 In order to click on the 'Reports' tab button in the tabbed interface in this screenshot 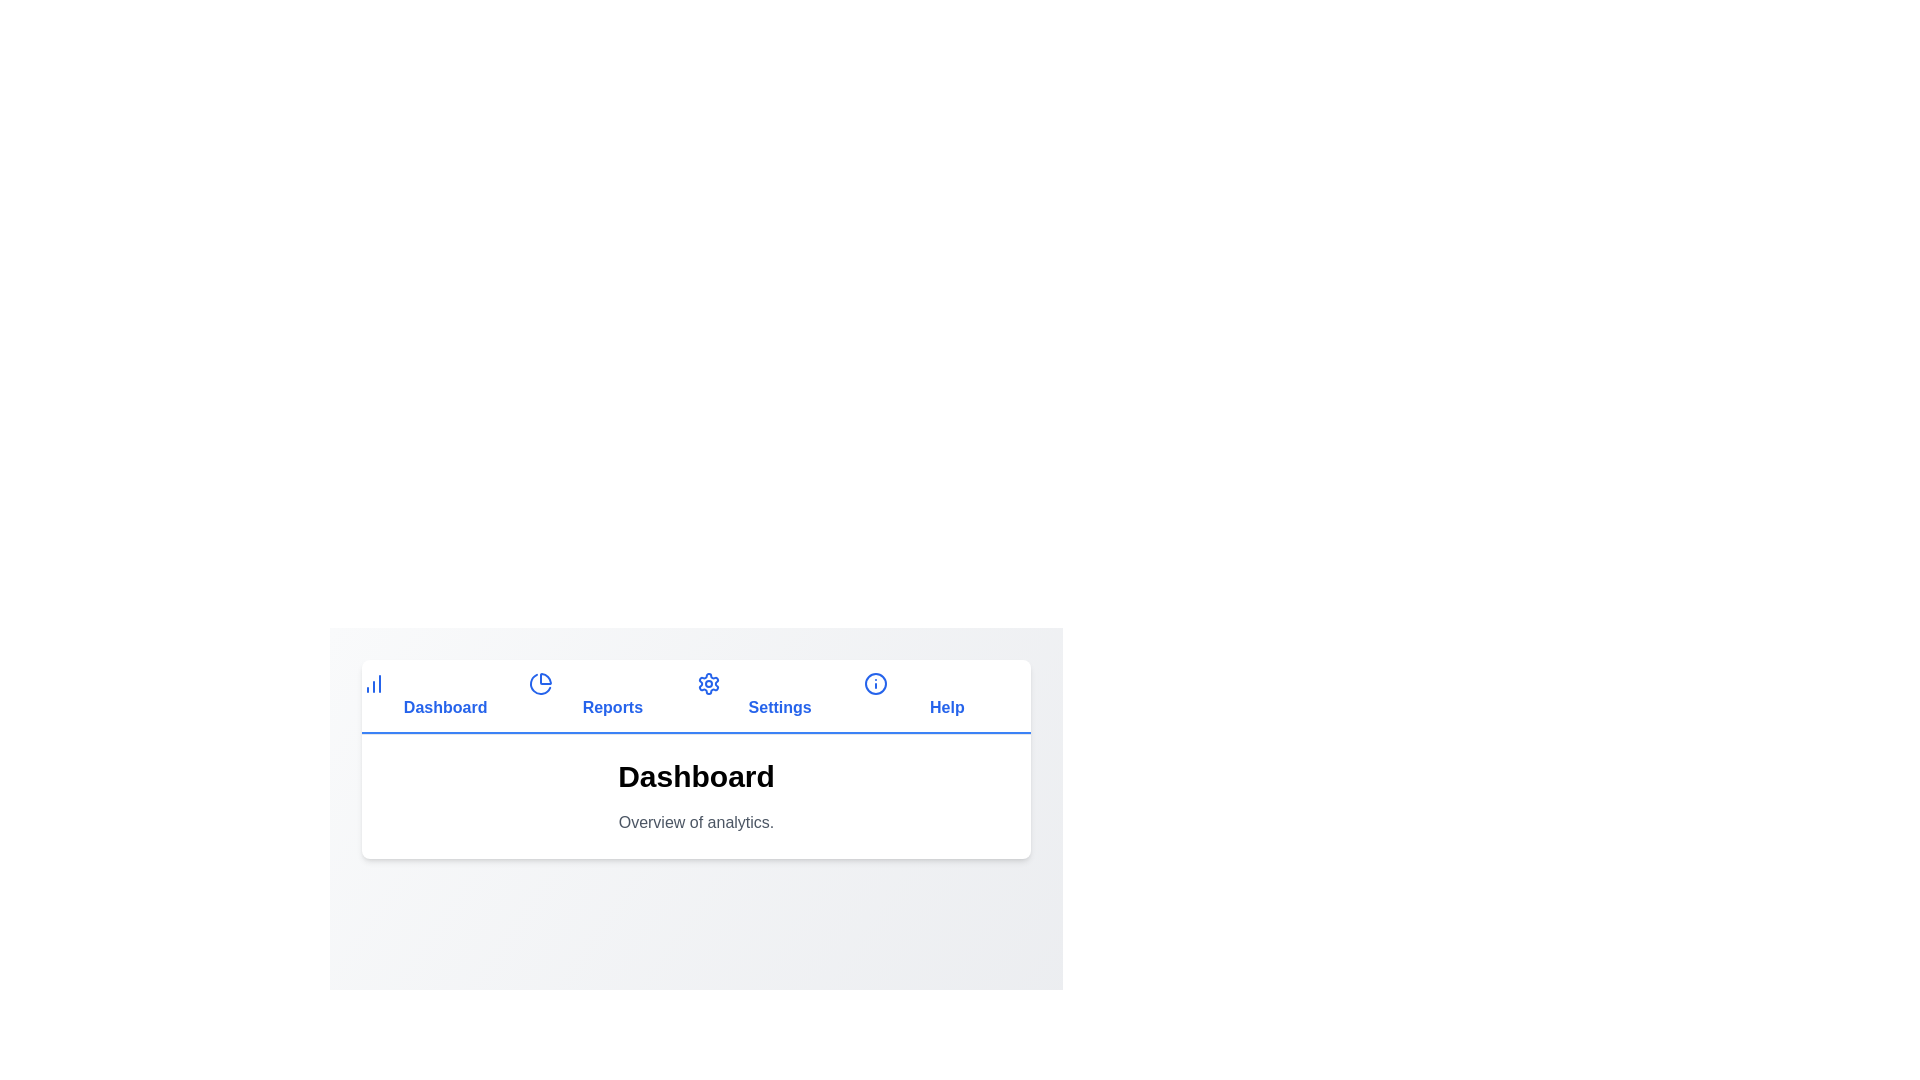, I will do `click(611, 696)`.